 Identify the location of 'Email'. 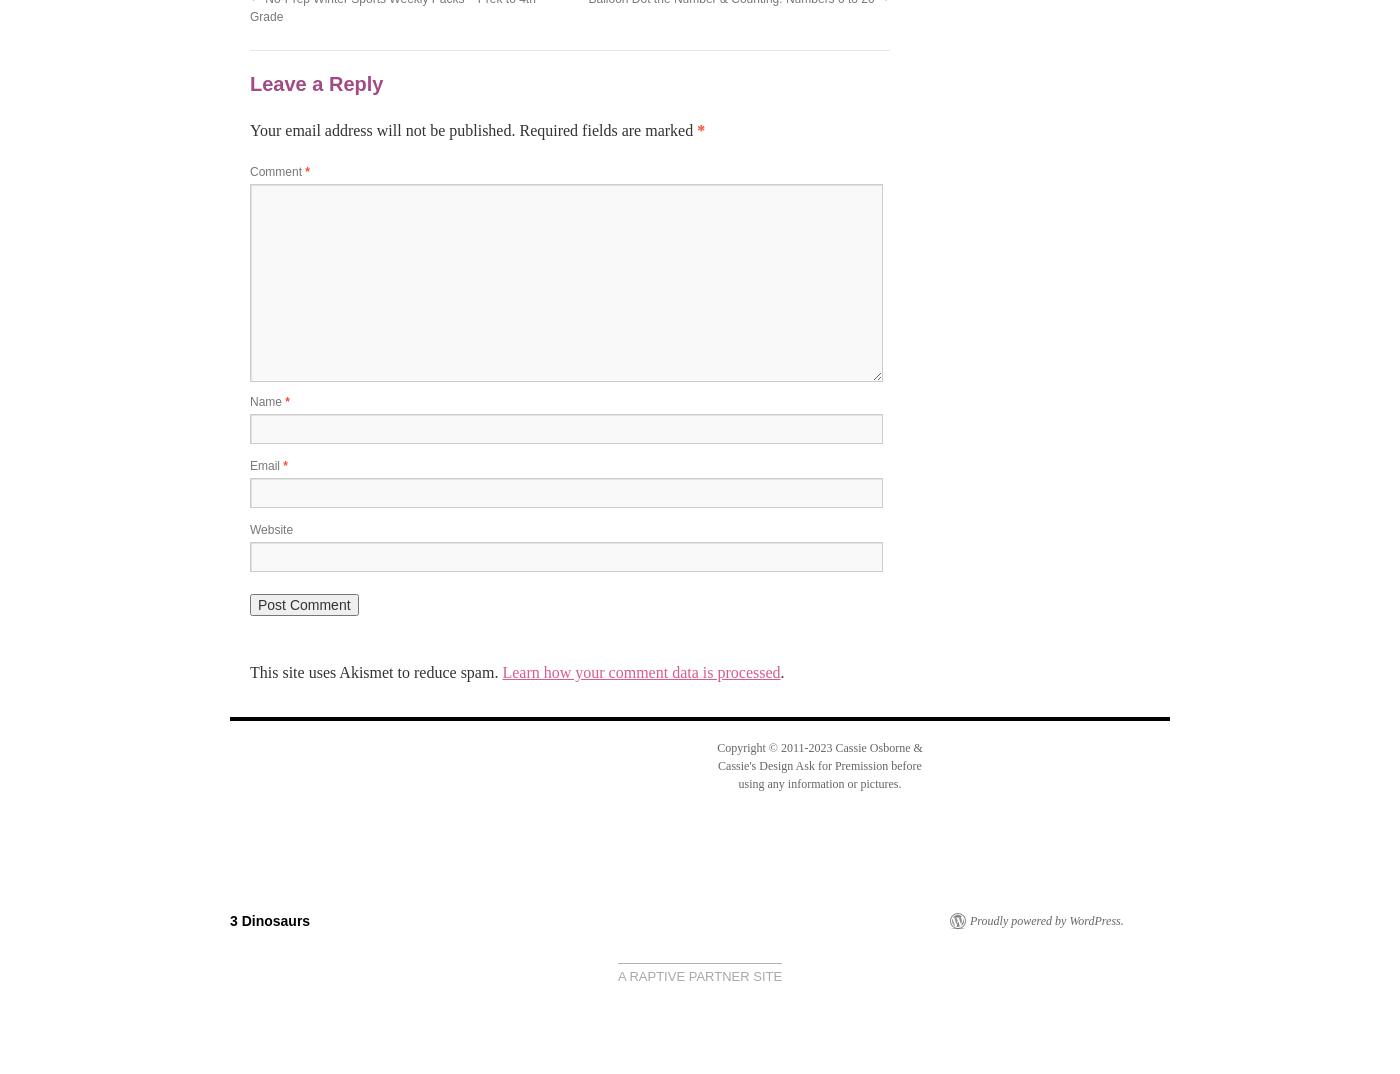
(266, 464).